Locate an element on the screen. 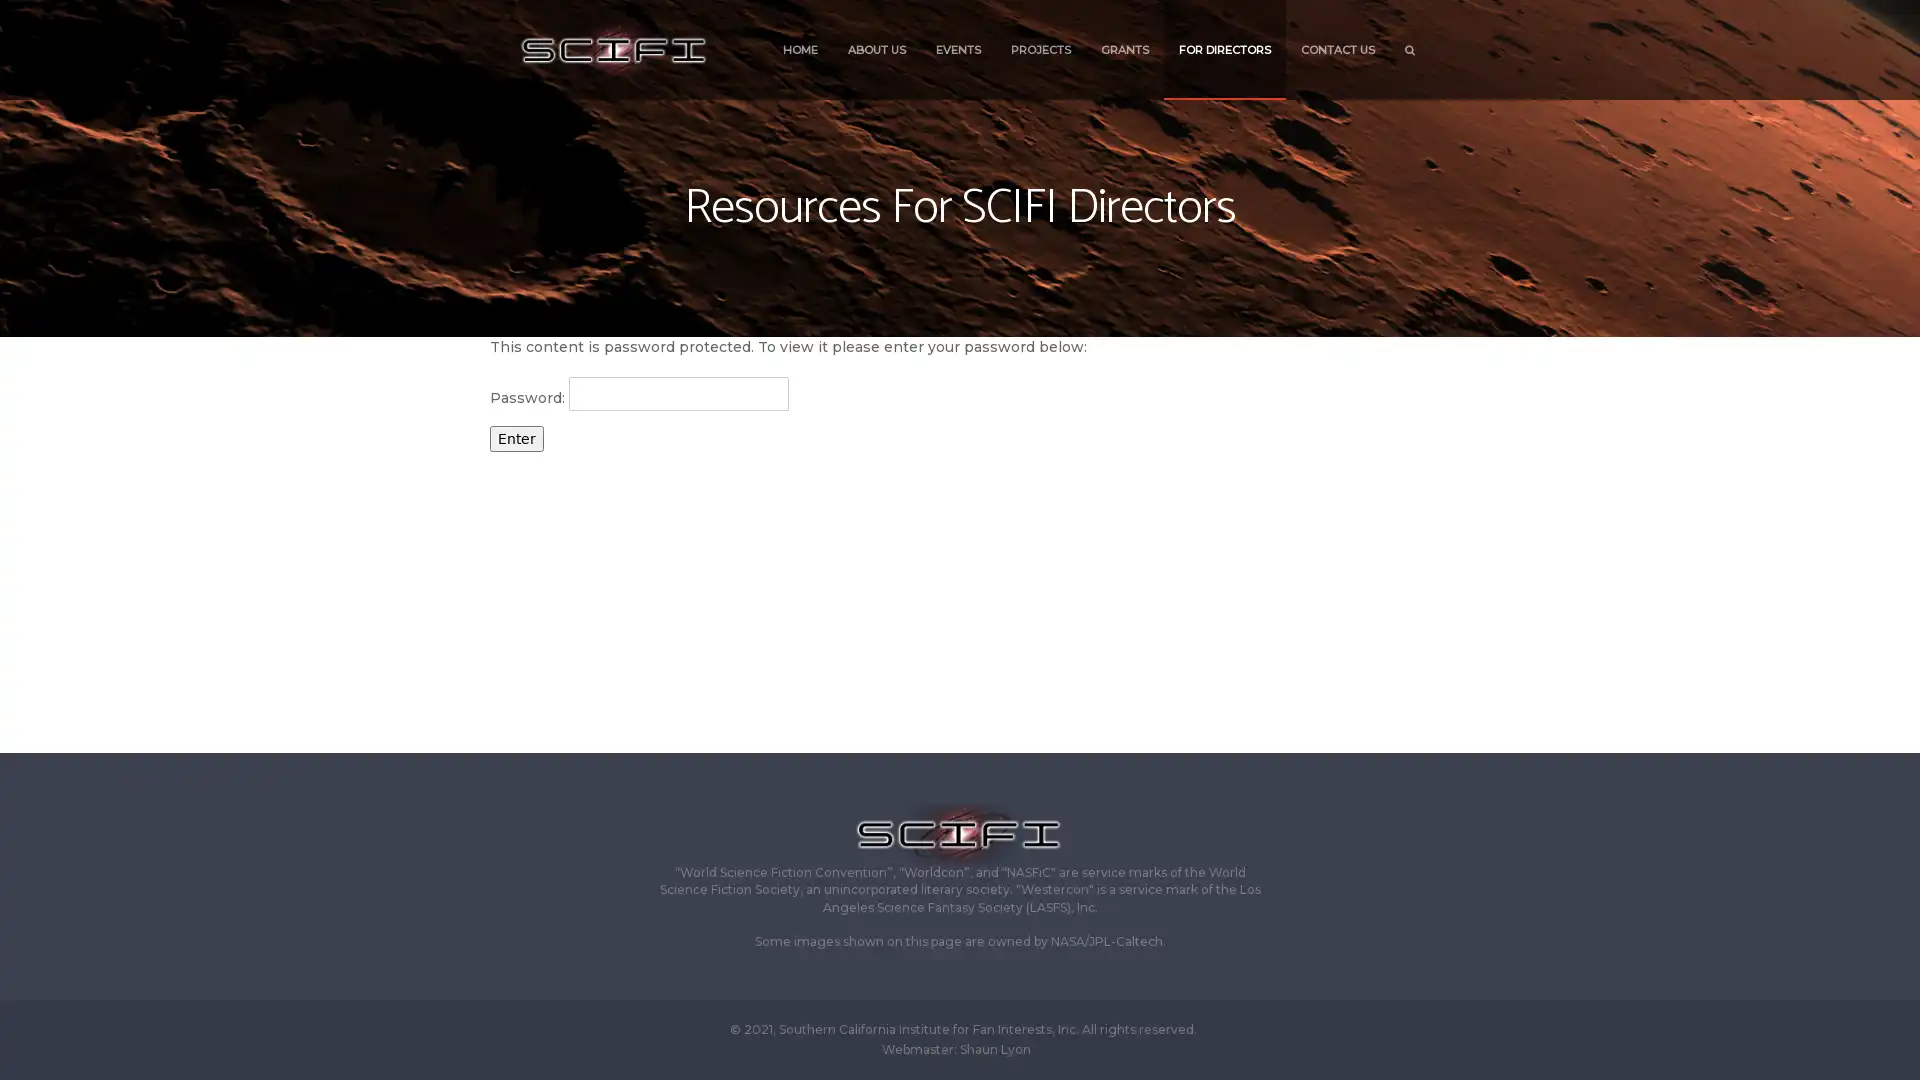  Enter is located at coordinates (517, 437).